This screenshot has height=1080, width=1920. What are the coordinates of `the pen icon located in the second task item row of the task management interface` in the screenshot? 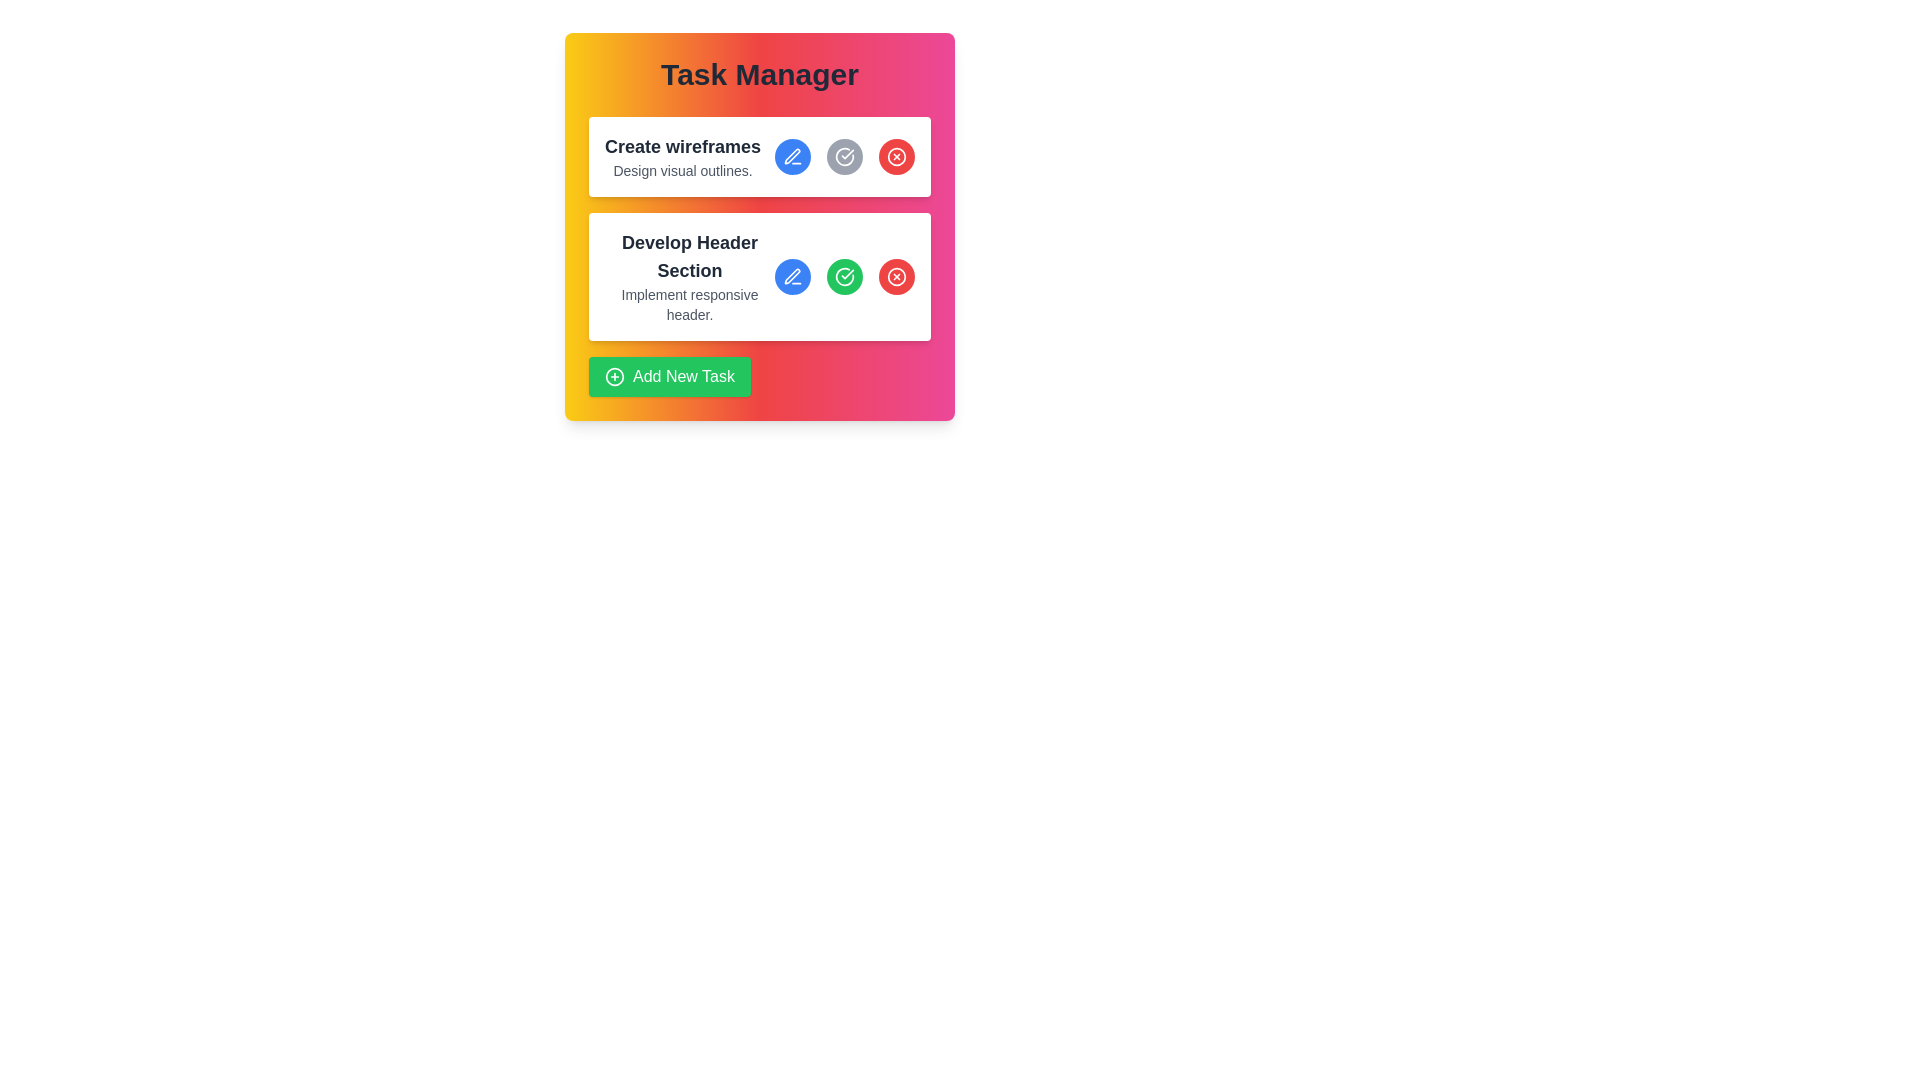 It's located at (791, 276).